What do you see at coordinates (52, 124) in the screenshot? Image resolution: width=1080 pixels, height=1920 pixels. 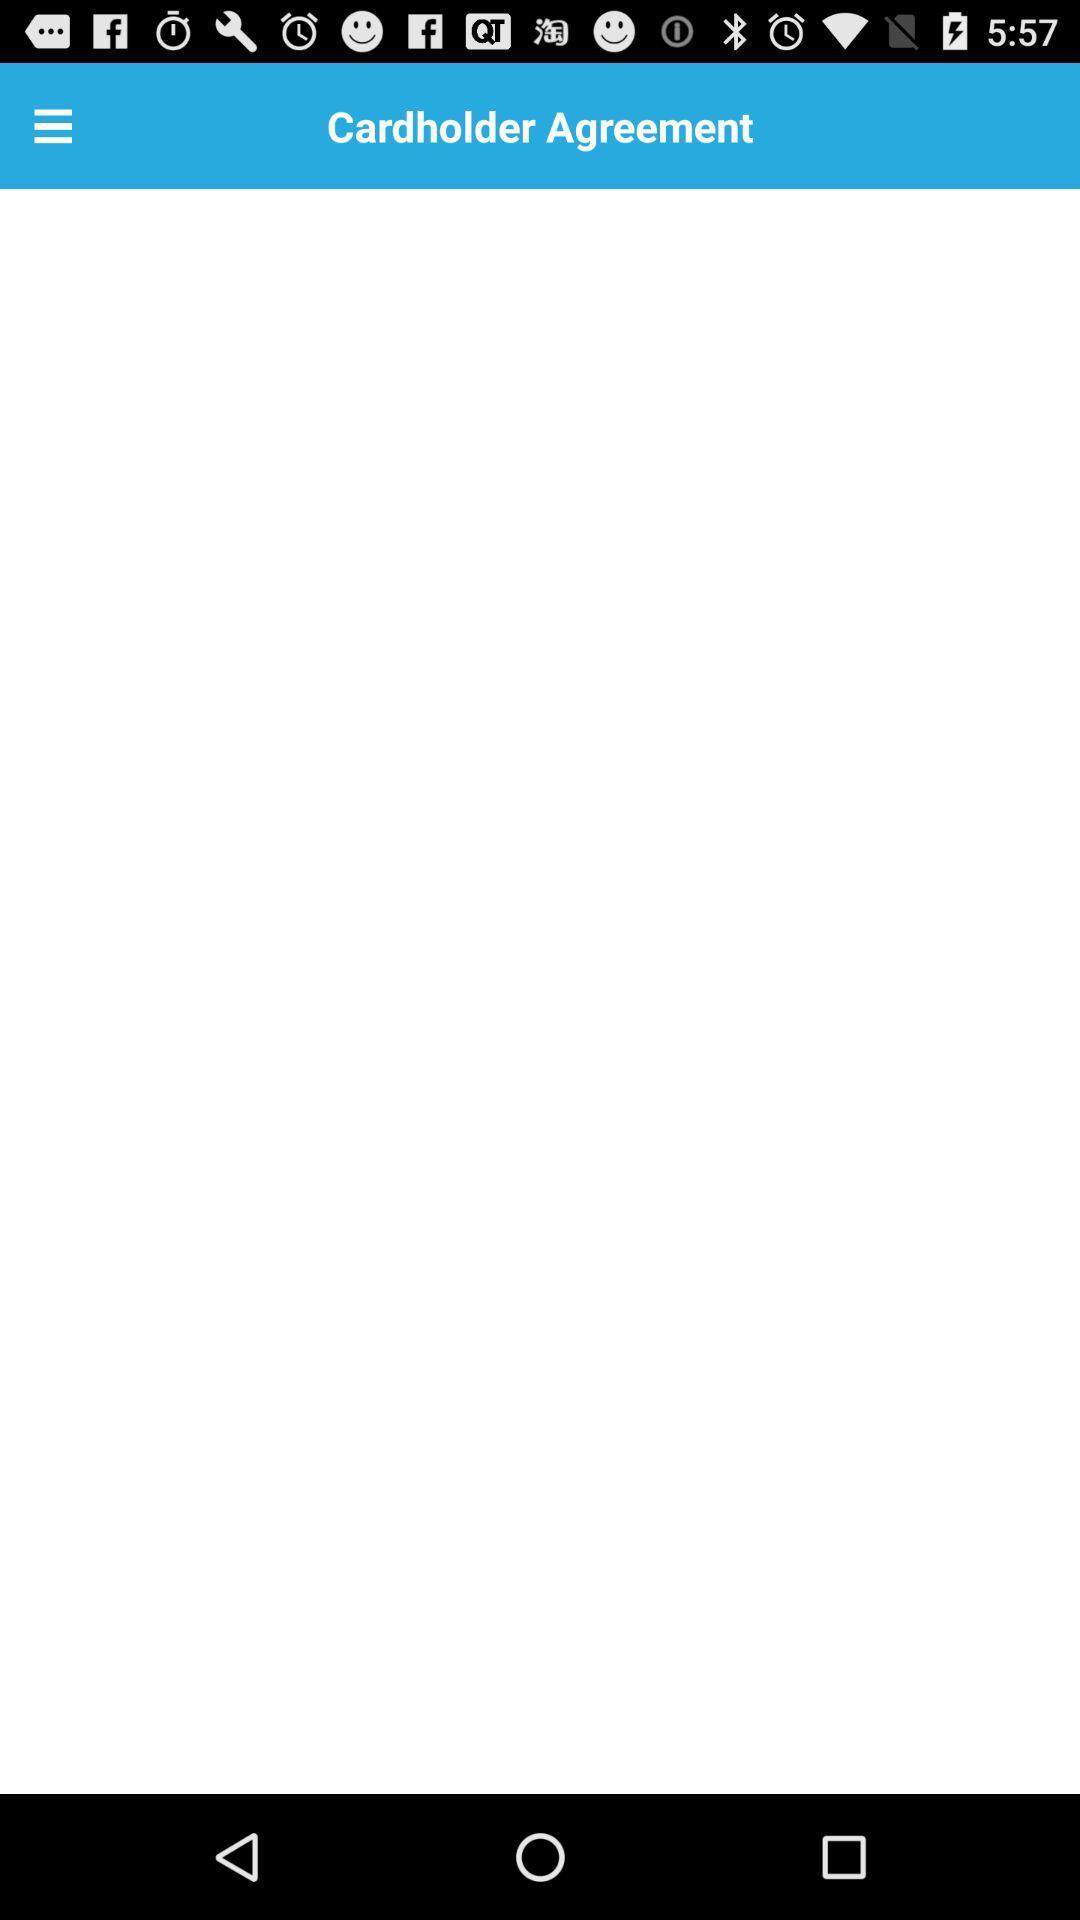 I see `app to the left of cardholder agreement item` at bounding box center [52, 124].